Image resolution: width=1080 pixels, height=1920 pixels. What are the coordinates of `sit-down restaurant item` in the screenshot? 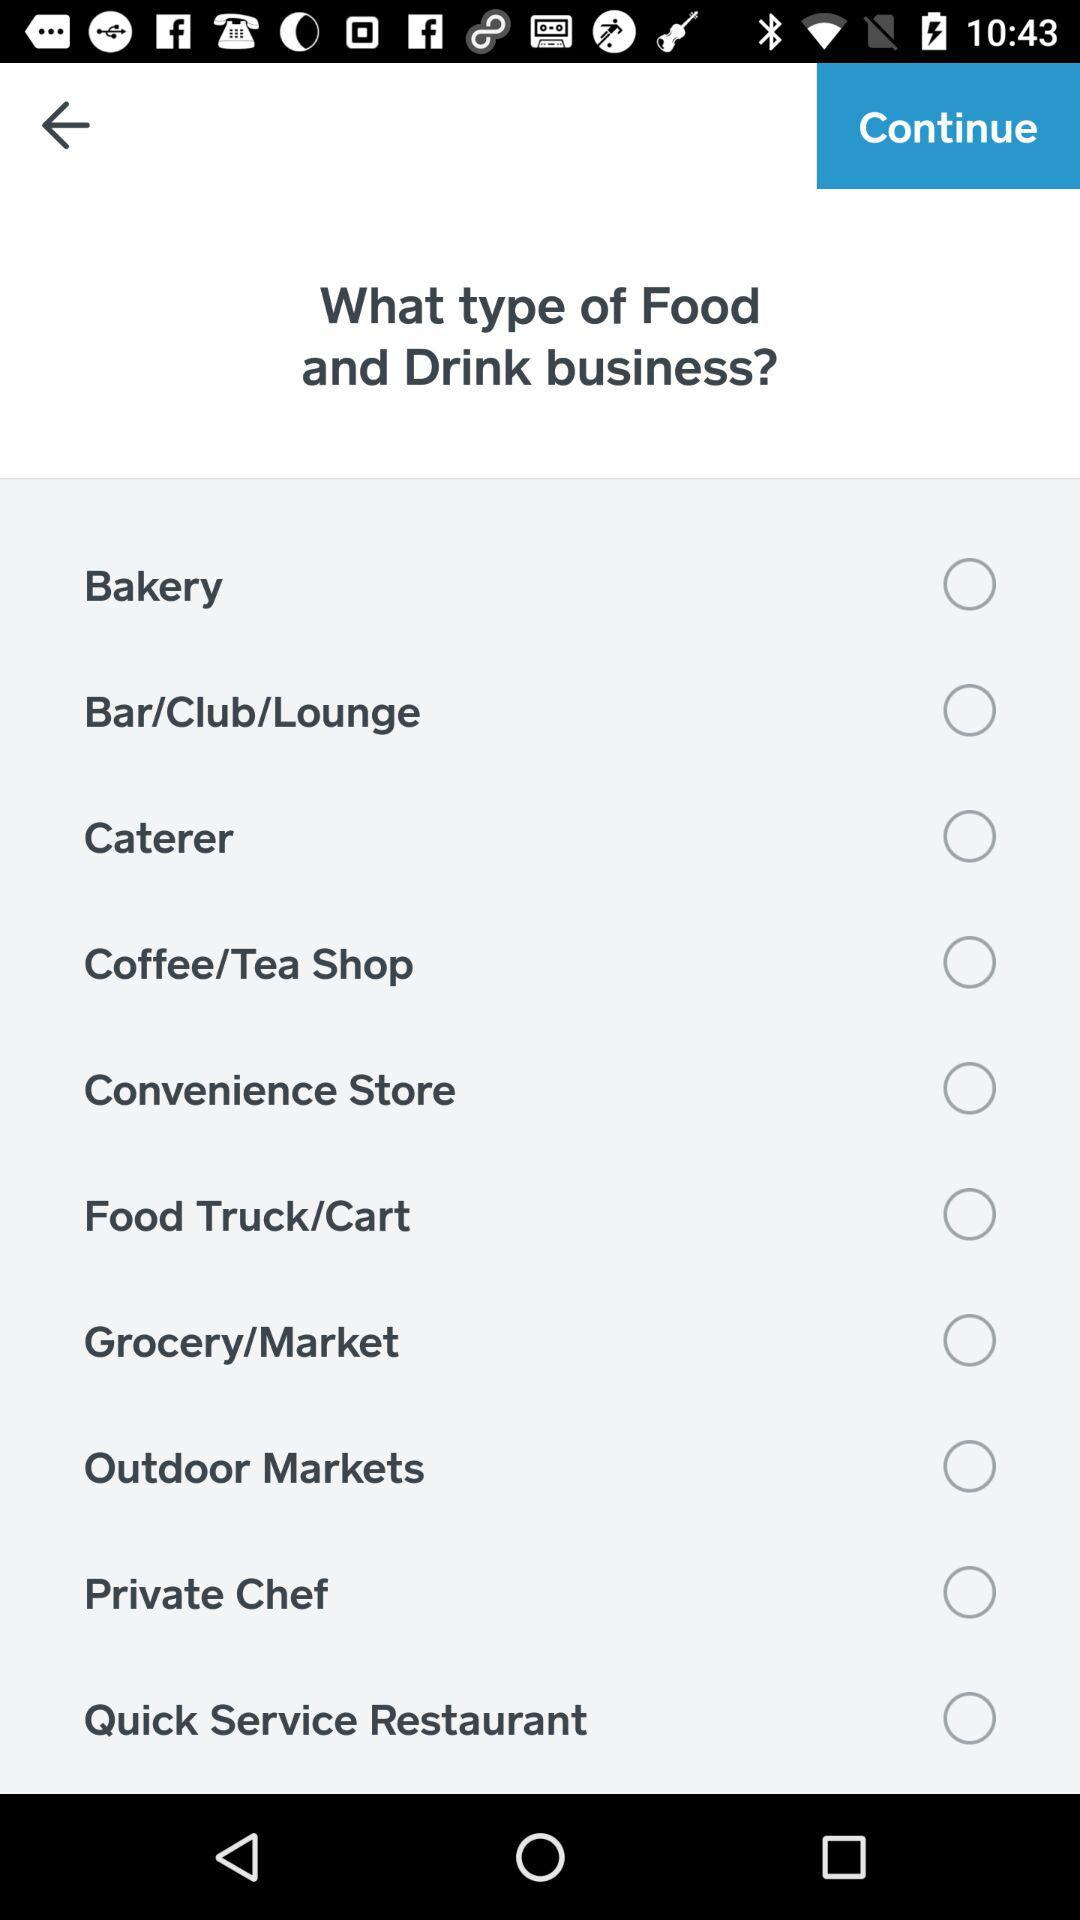 It's located at (540, 1787).